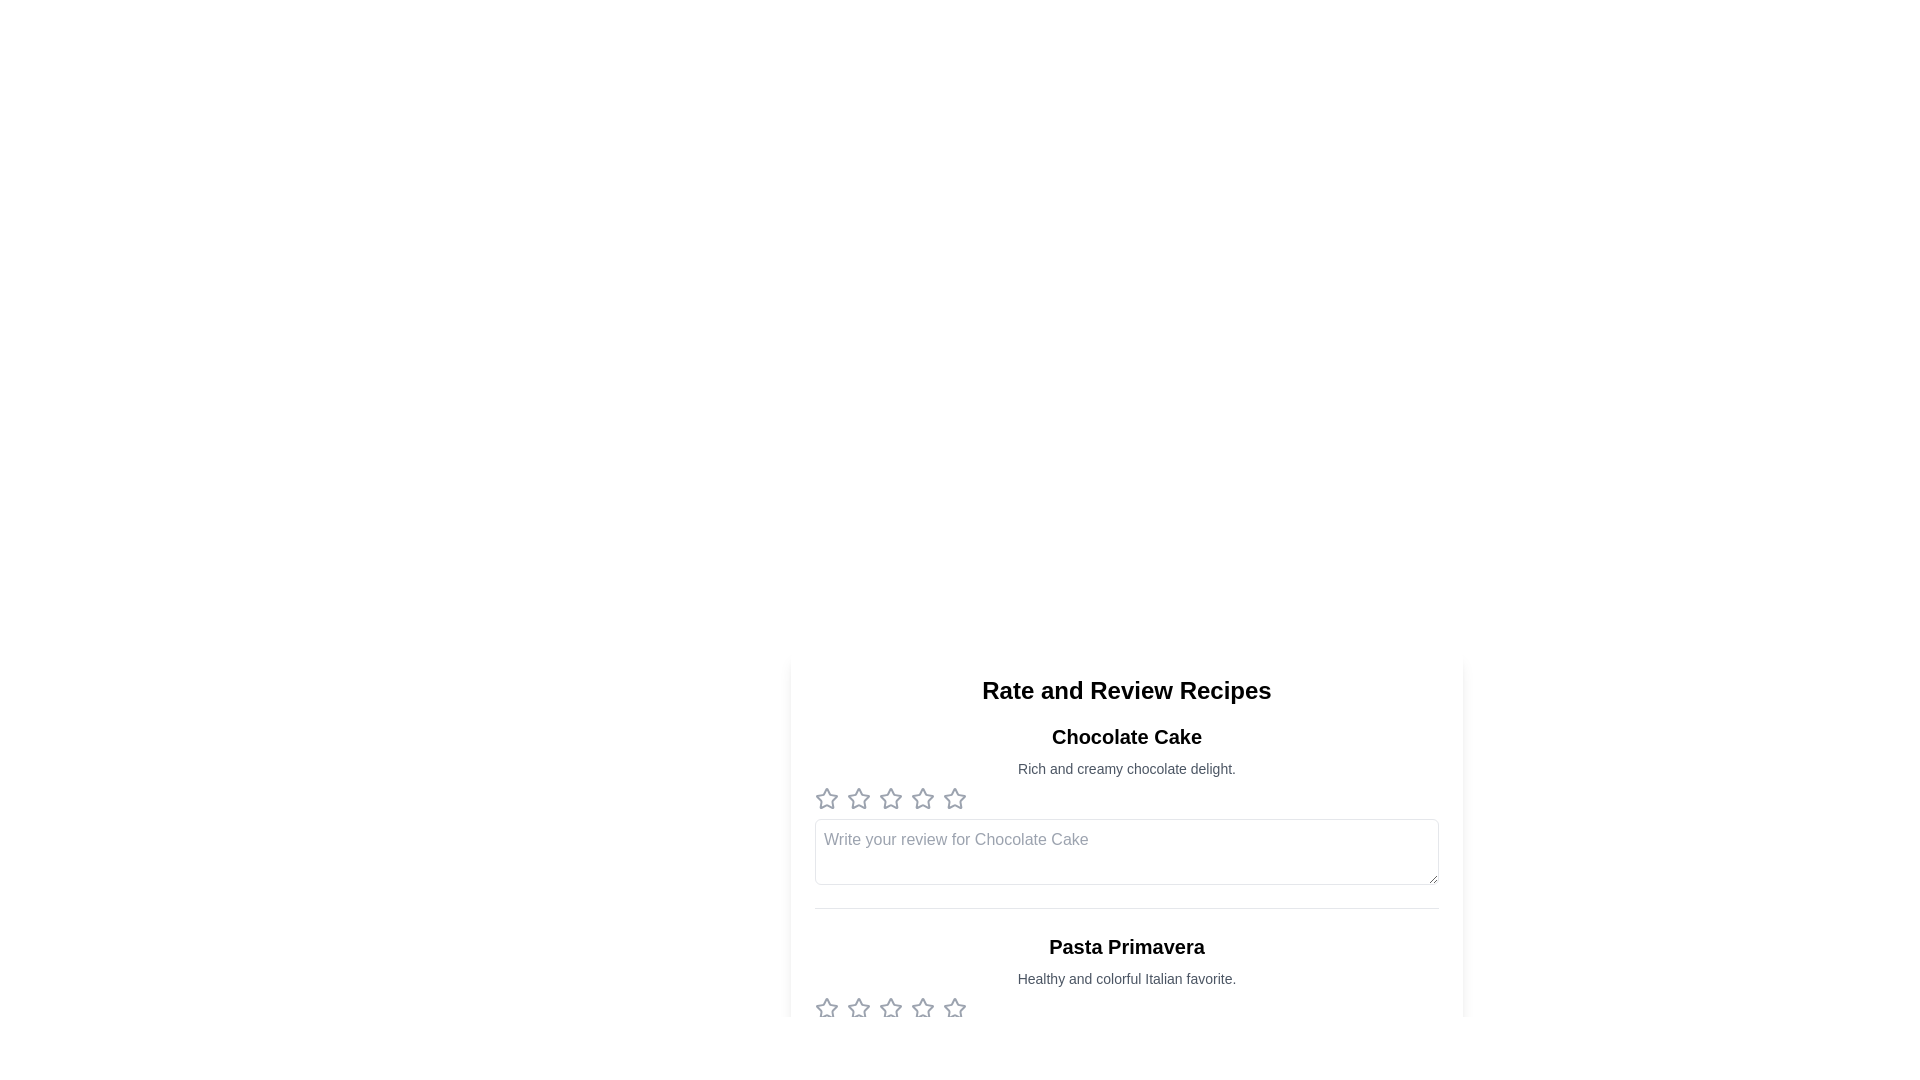 The height and width of the screenshot is (1080, 1920). Describe the element at coordinates (954, 1008) in the screenshot. I see `the first hollow star icon in the rating system for 'Pasta Primavera'` at that location.